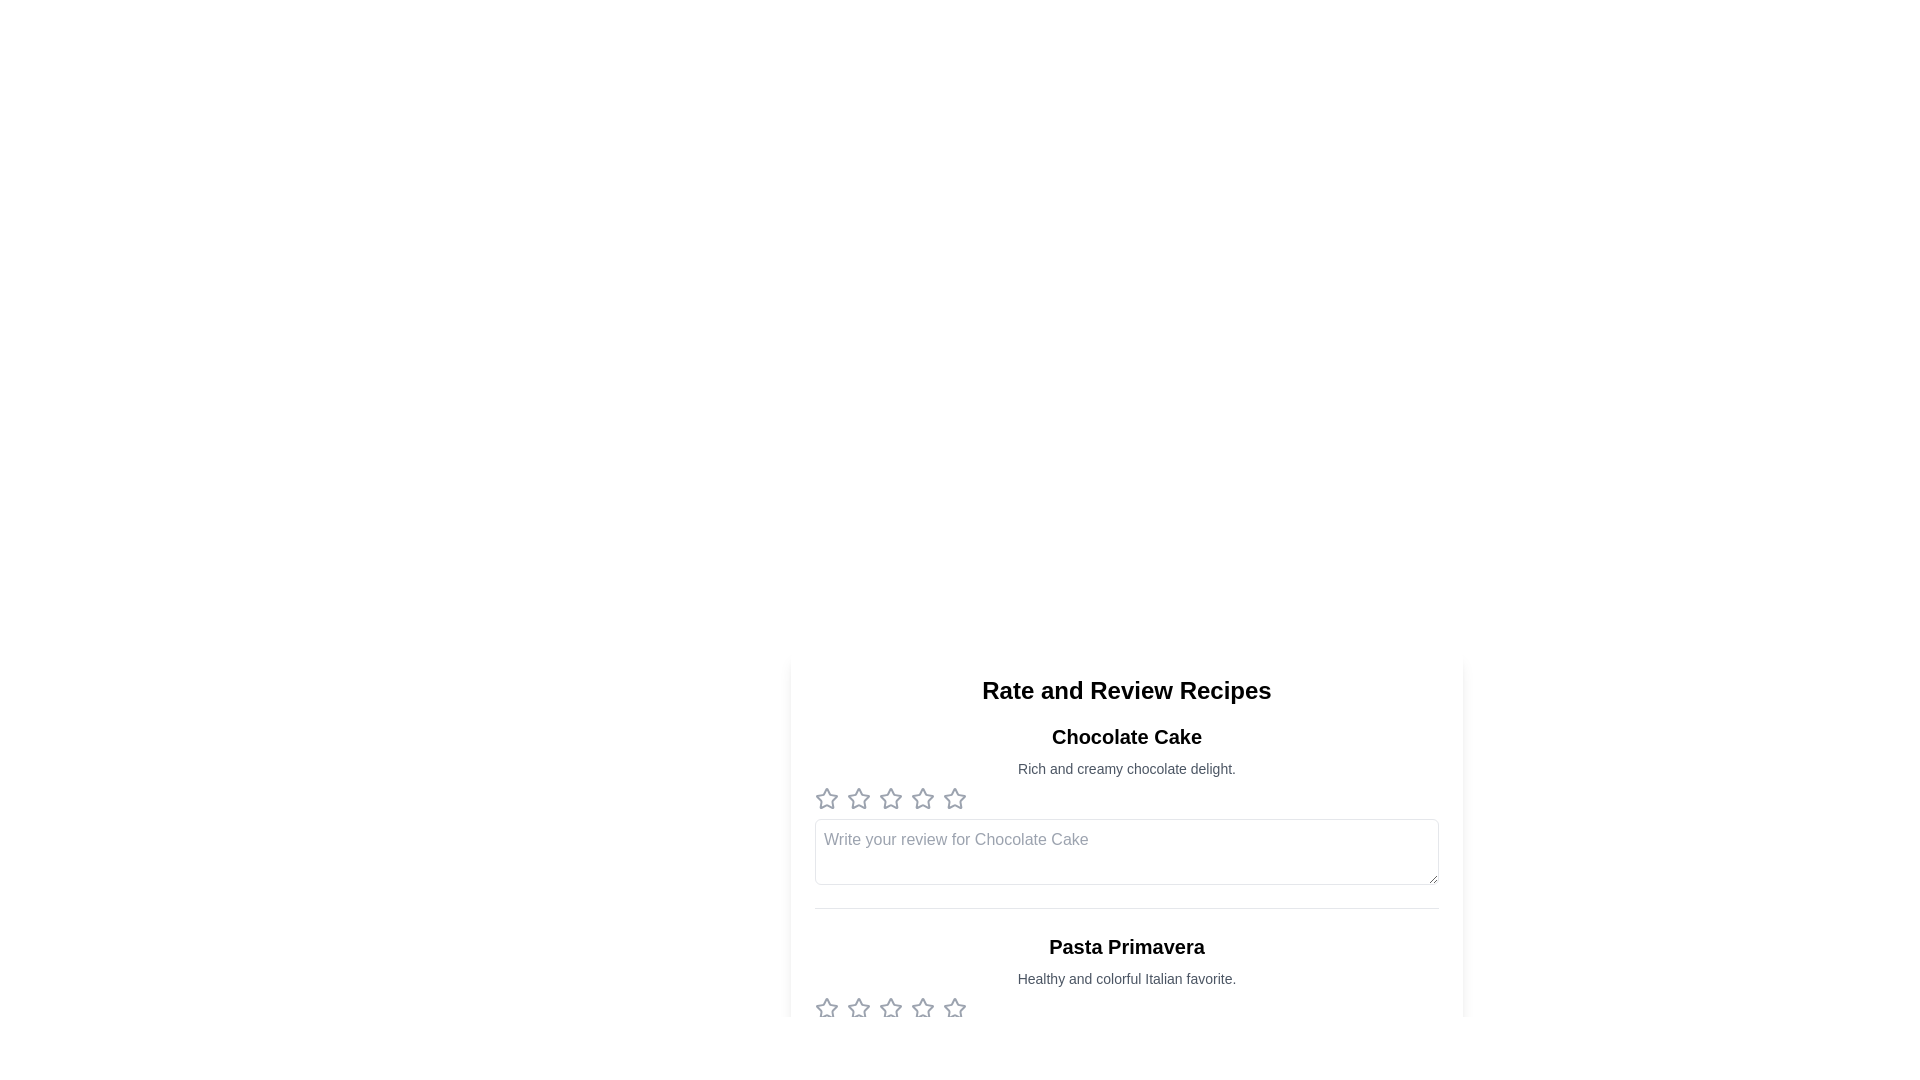 The height and width of the screenshot is (1080, 1920). Describe the element at coordinates (954, 1008) in the screenshot. I see `the first hollow star icon in the rating system for 'Pasta Primavera'` at that location.